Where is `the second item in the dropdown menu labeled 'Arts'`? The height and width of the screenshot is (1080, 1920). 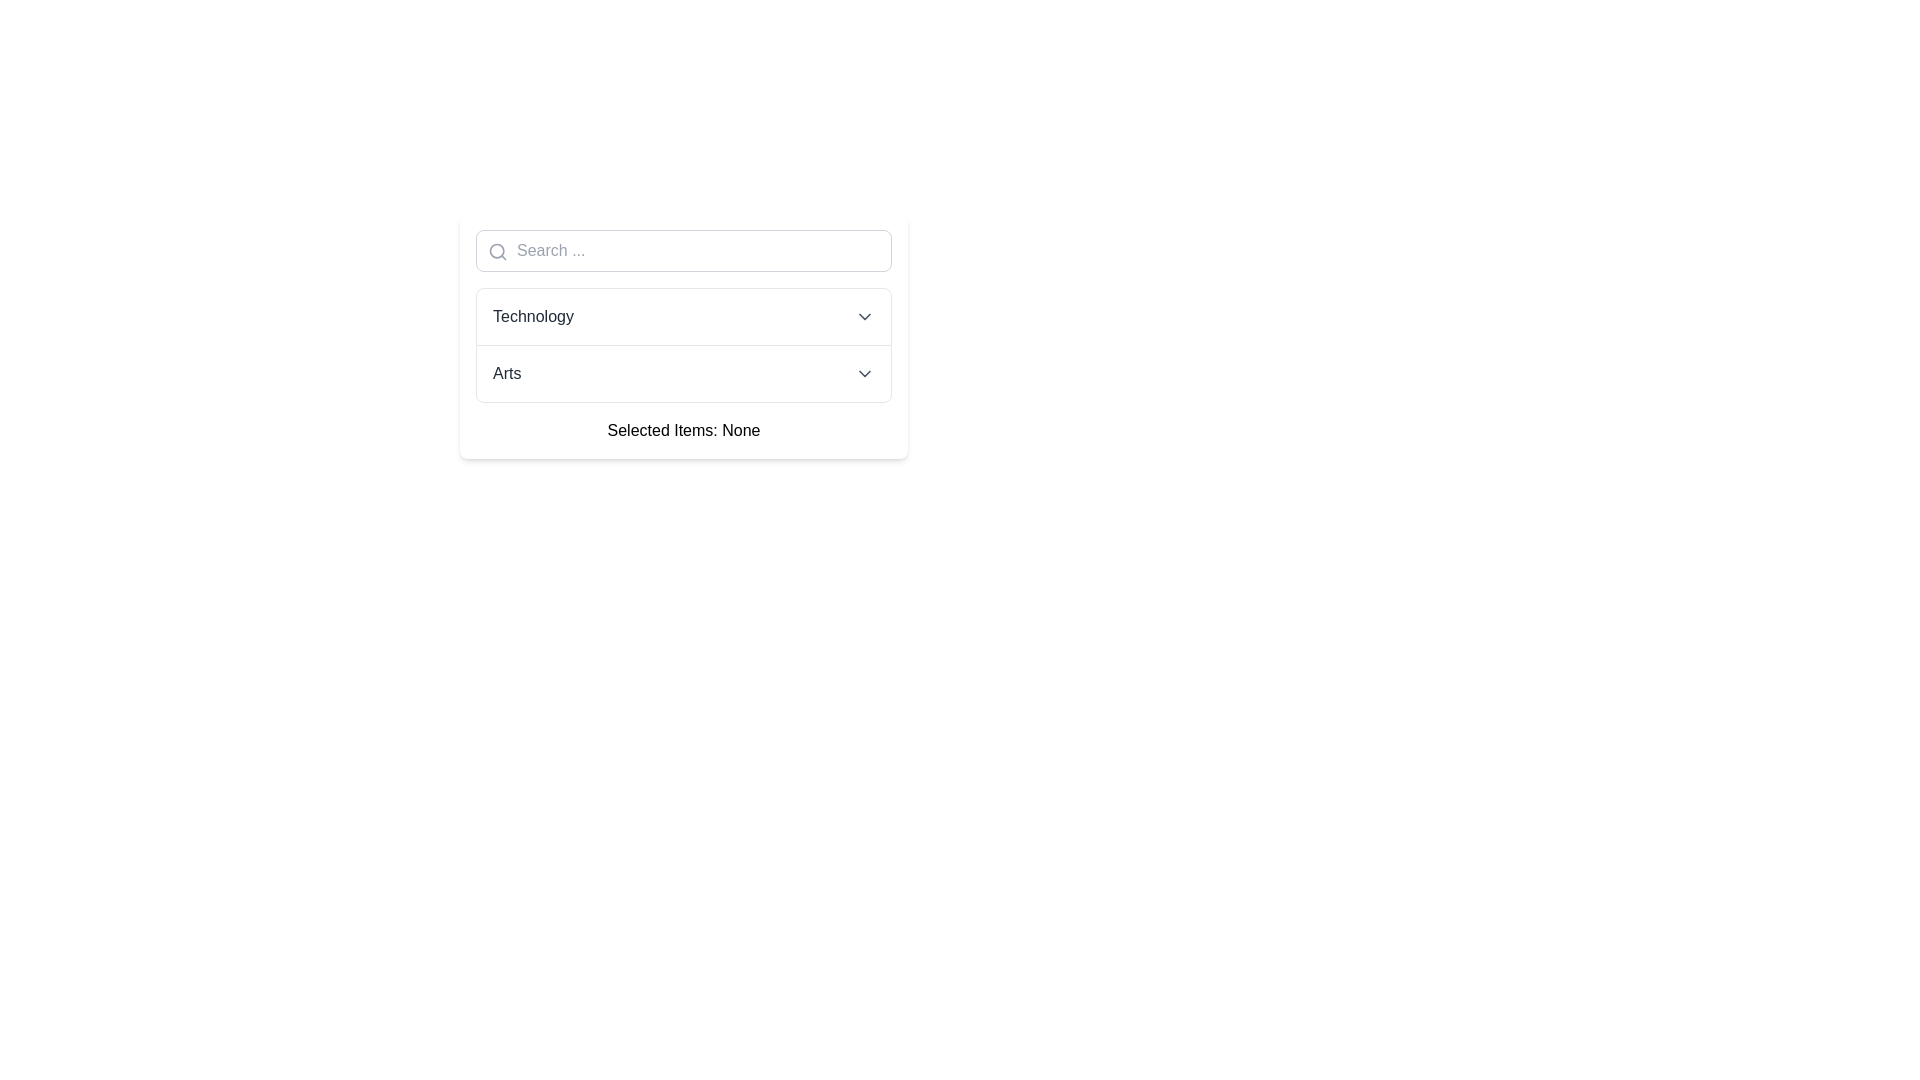 the second item in the dropdown menu labeled 'Arts' is located at coordinates (684, 374).